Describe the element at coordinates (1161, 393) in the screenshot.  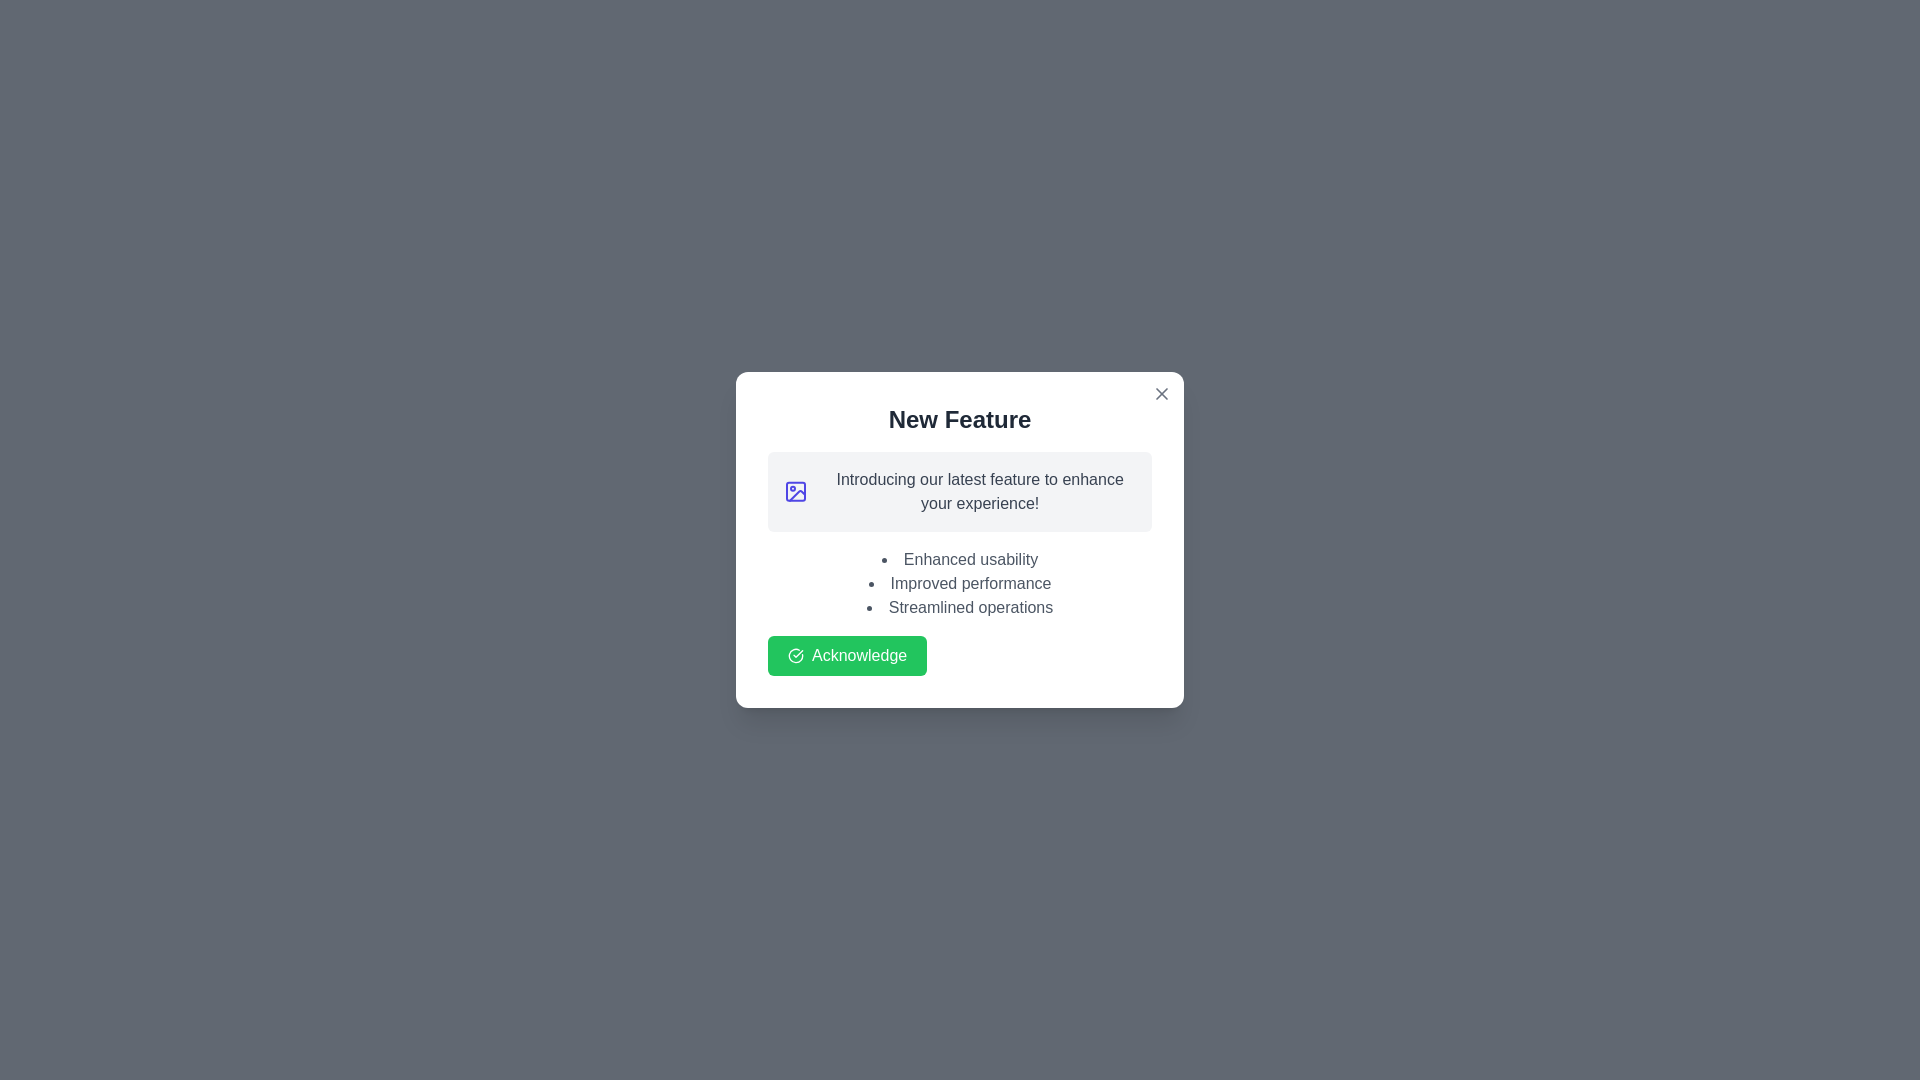
I see `the small interactive cross icon located at the top-right corner of the modal dialog, which changes color when hovered over` at that location.